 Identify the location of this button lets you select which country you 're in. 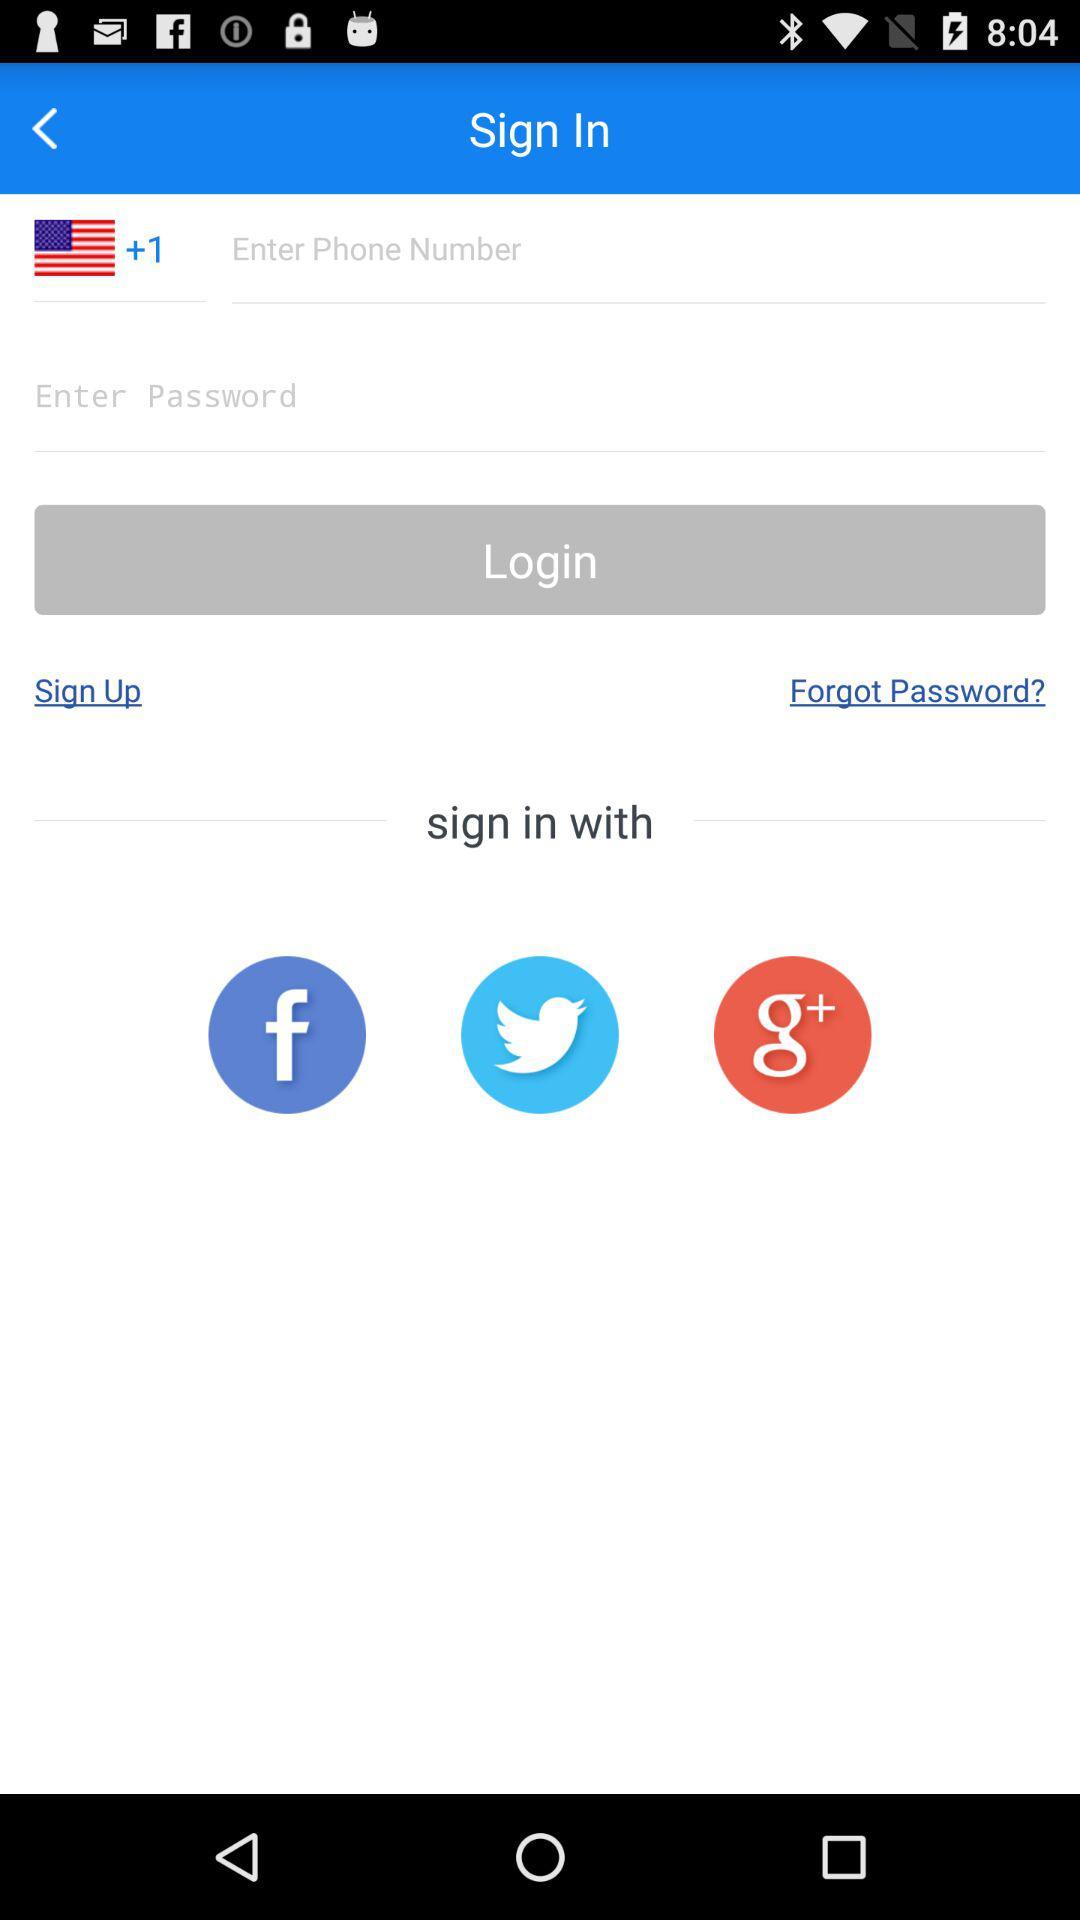
(73, 246).